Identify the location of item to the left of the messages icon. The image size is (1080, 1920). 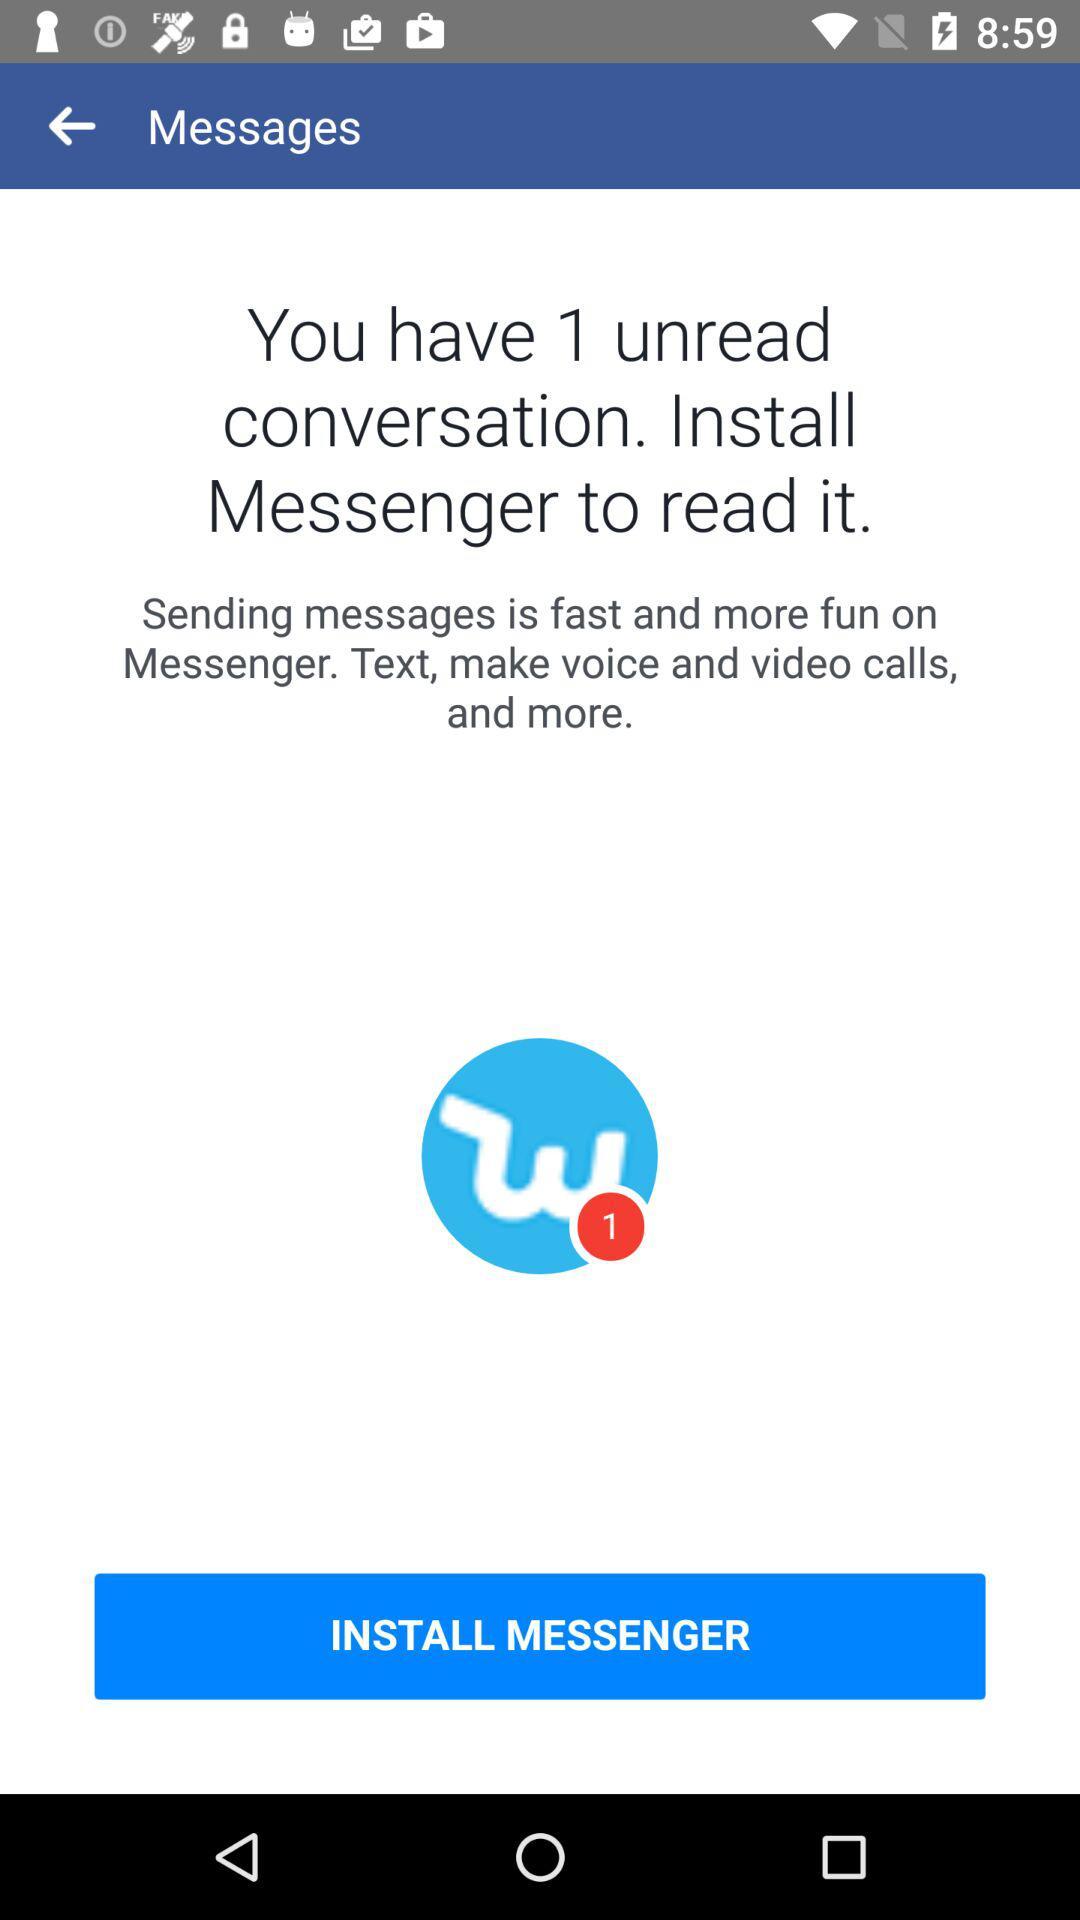
(72, 124).